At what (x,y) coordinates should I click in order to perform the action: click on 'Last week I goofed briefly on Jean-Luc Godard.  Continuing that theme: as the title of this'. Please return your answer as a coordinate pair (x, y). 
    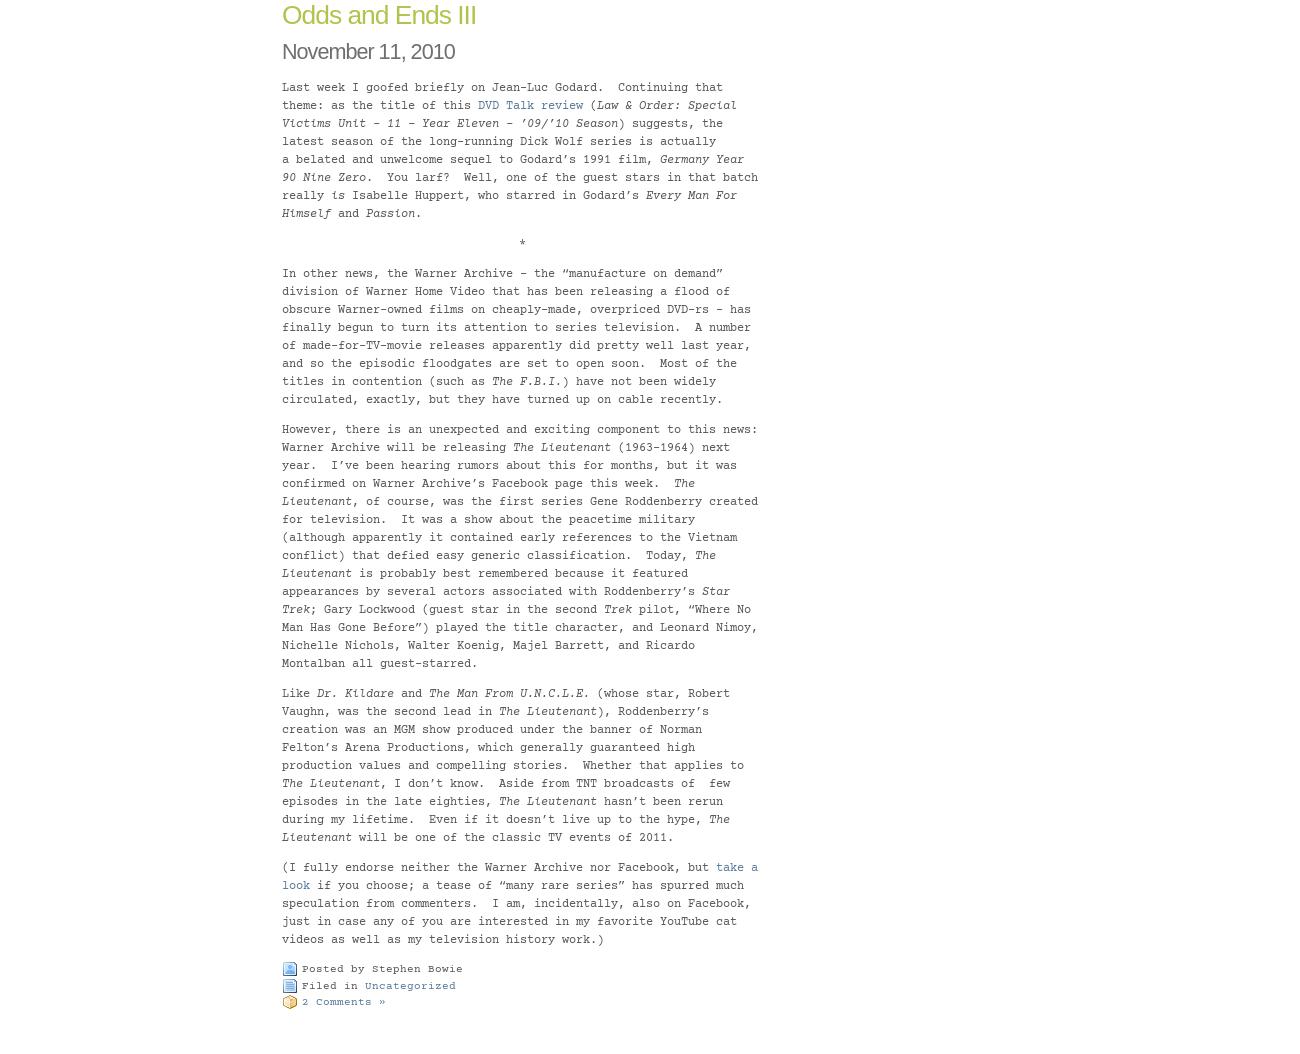
    Looking at the image, I should click on (281, 96).